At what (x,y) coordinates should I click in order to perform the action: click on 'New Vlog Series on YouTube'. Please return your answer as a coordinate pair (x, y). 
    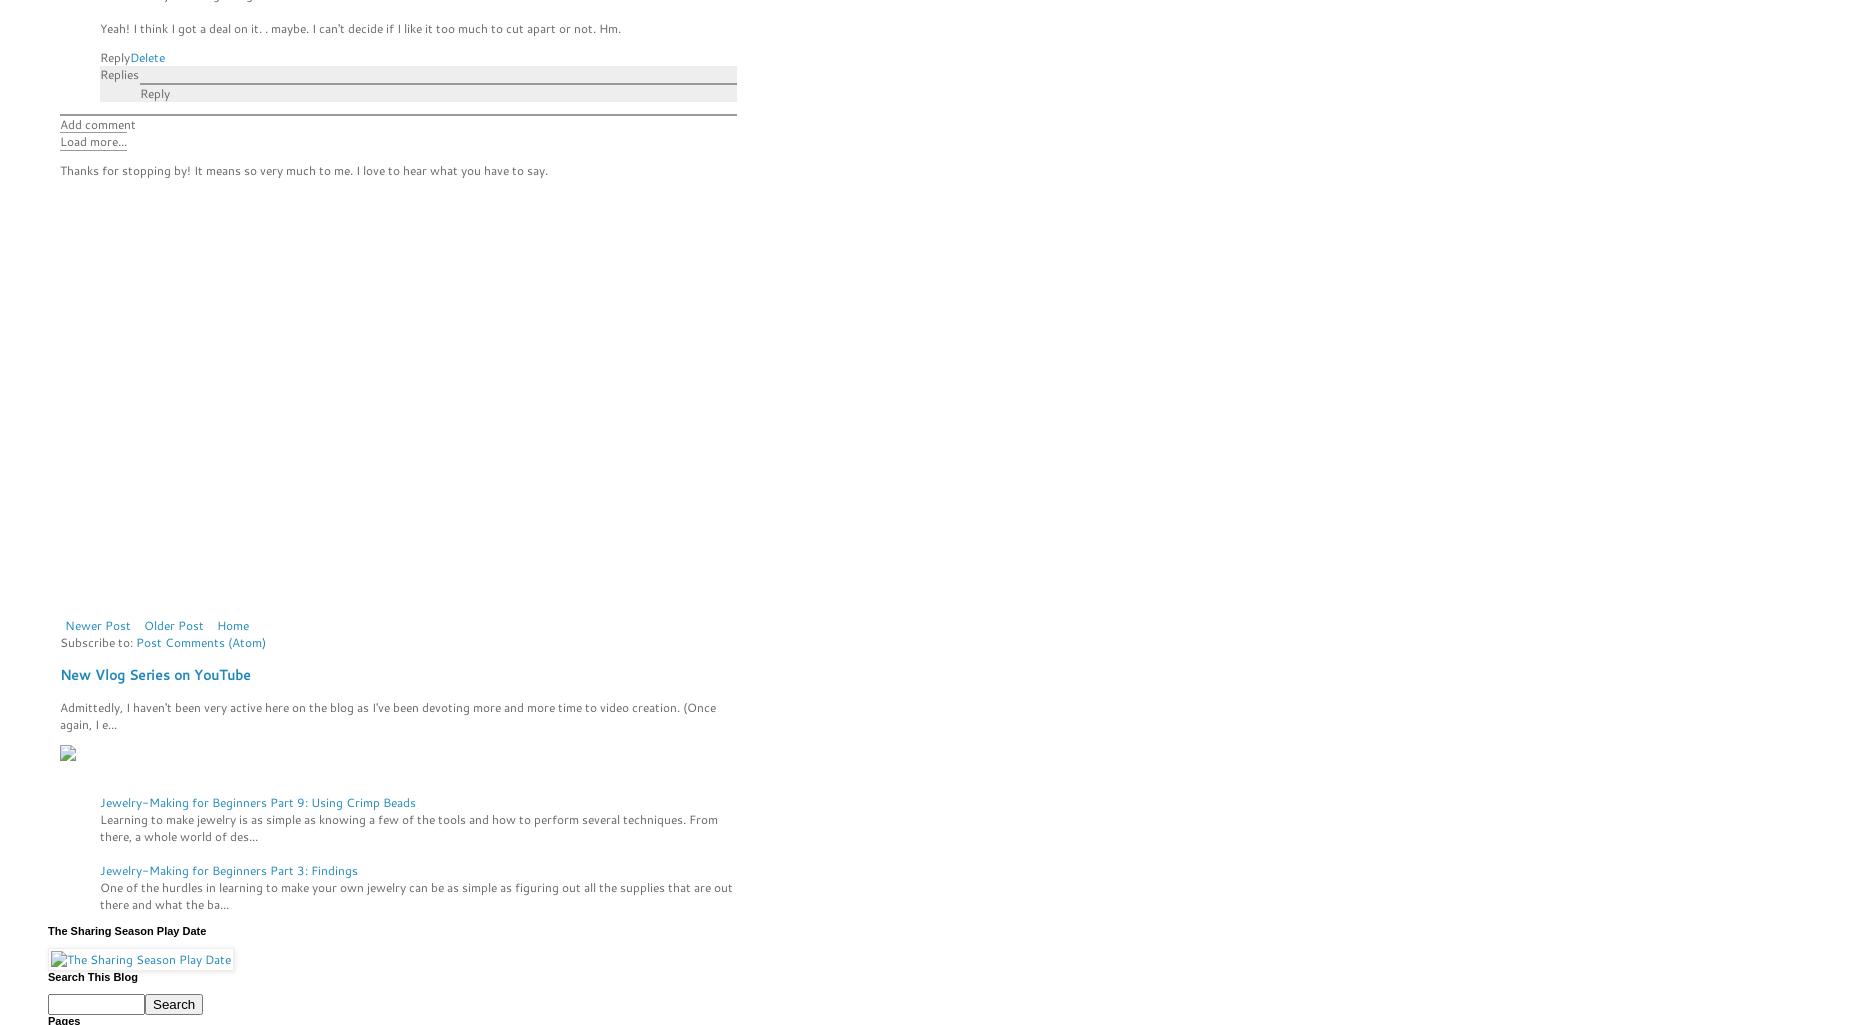
    Looking at the image, I should click on (155, 674).